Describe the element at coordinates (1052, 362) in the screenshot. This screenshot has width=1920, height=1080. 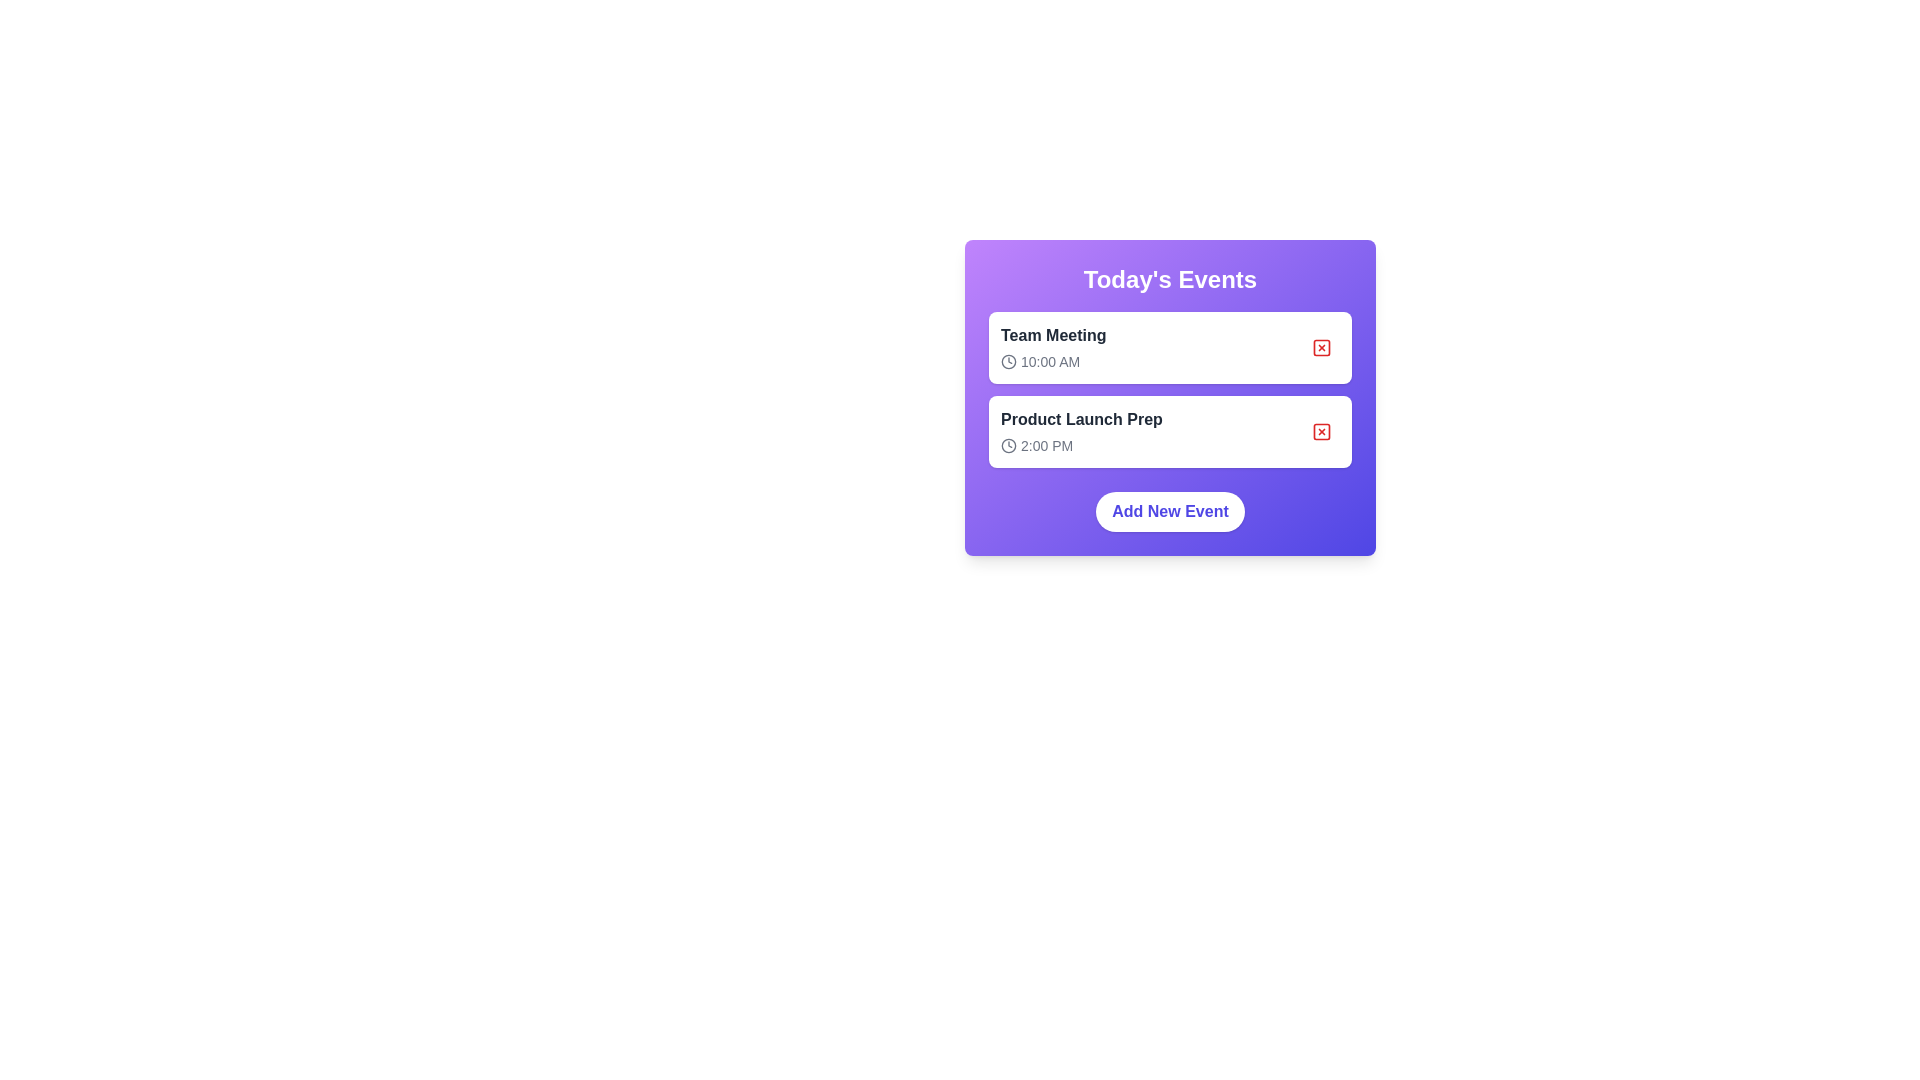
I see `the Label with the text '10:00 AM' and clock icon, located under the 'Team Meeting' heading in the first event card of 'Today's Events'` at that location.